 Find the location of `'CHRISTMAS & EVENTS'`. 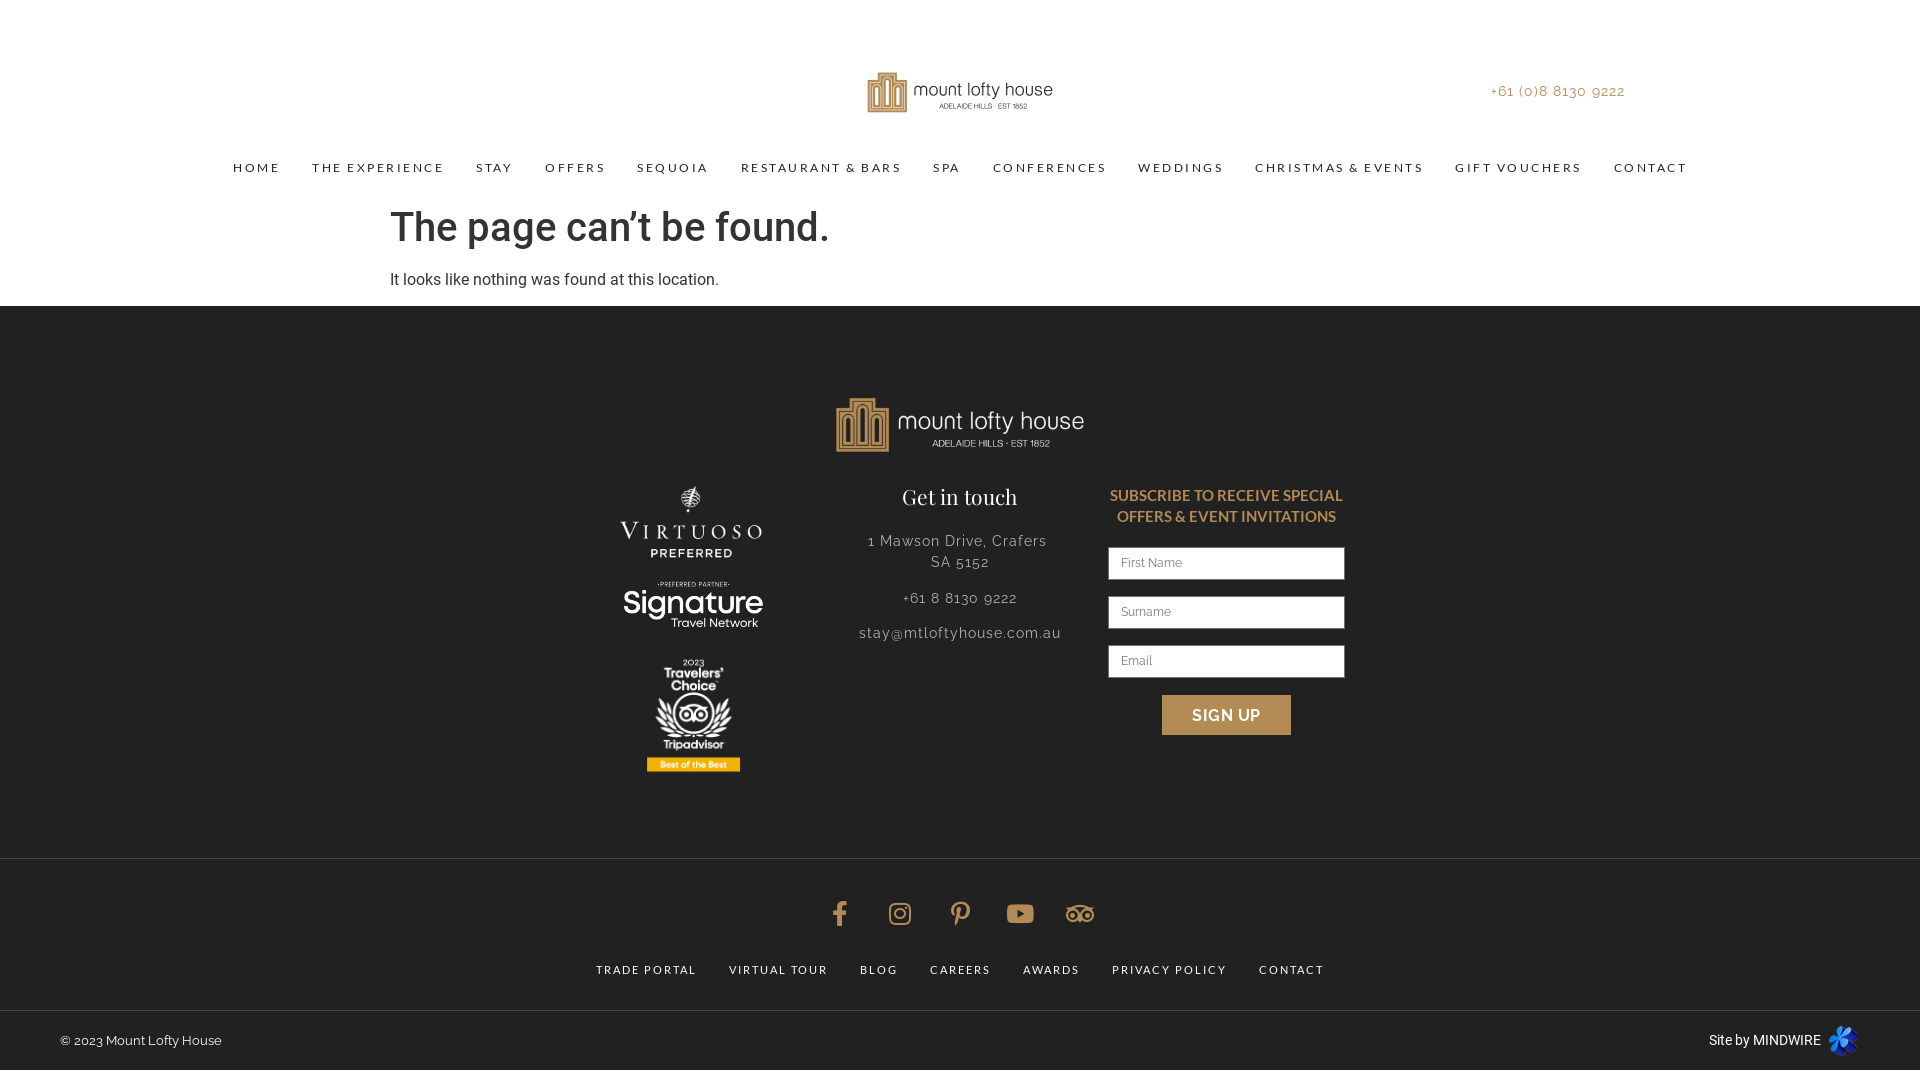

'CHRISTMAS & EVENTS' is located at coordinates (1339, 166).